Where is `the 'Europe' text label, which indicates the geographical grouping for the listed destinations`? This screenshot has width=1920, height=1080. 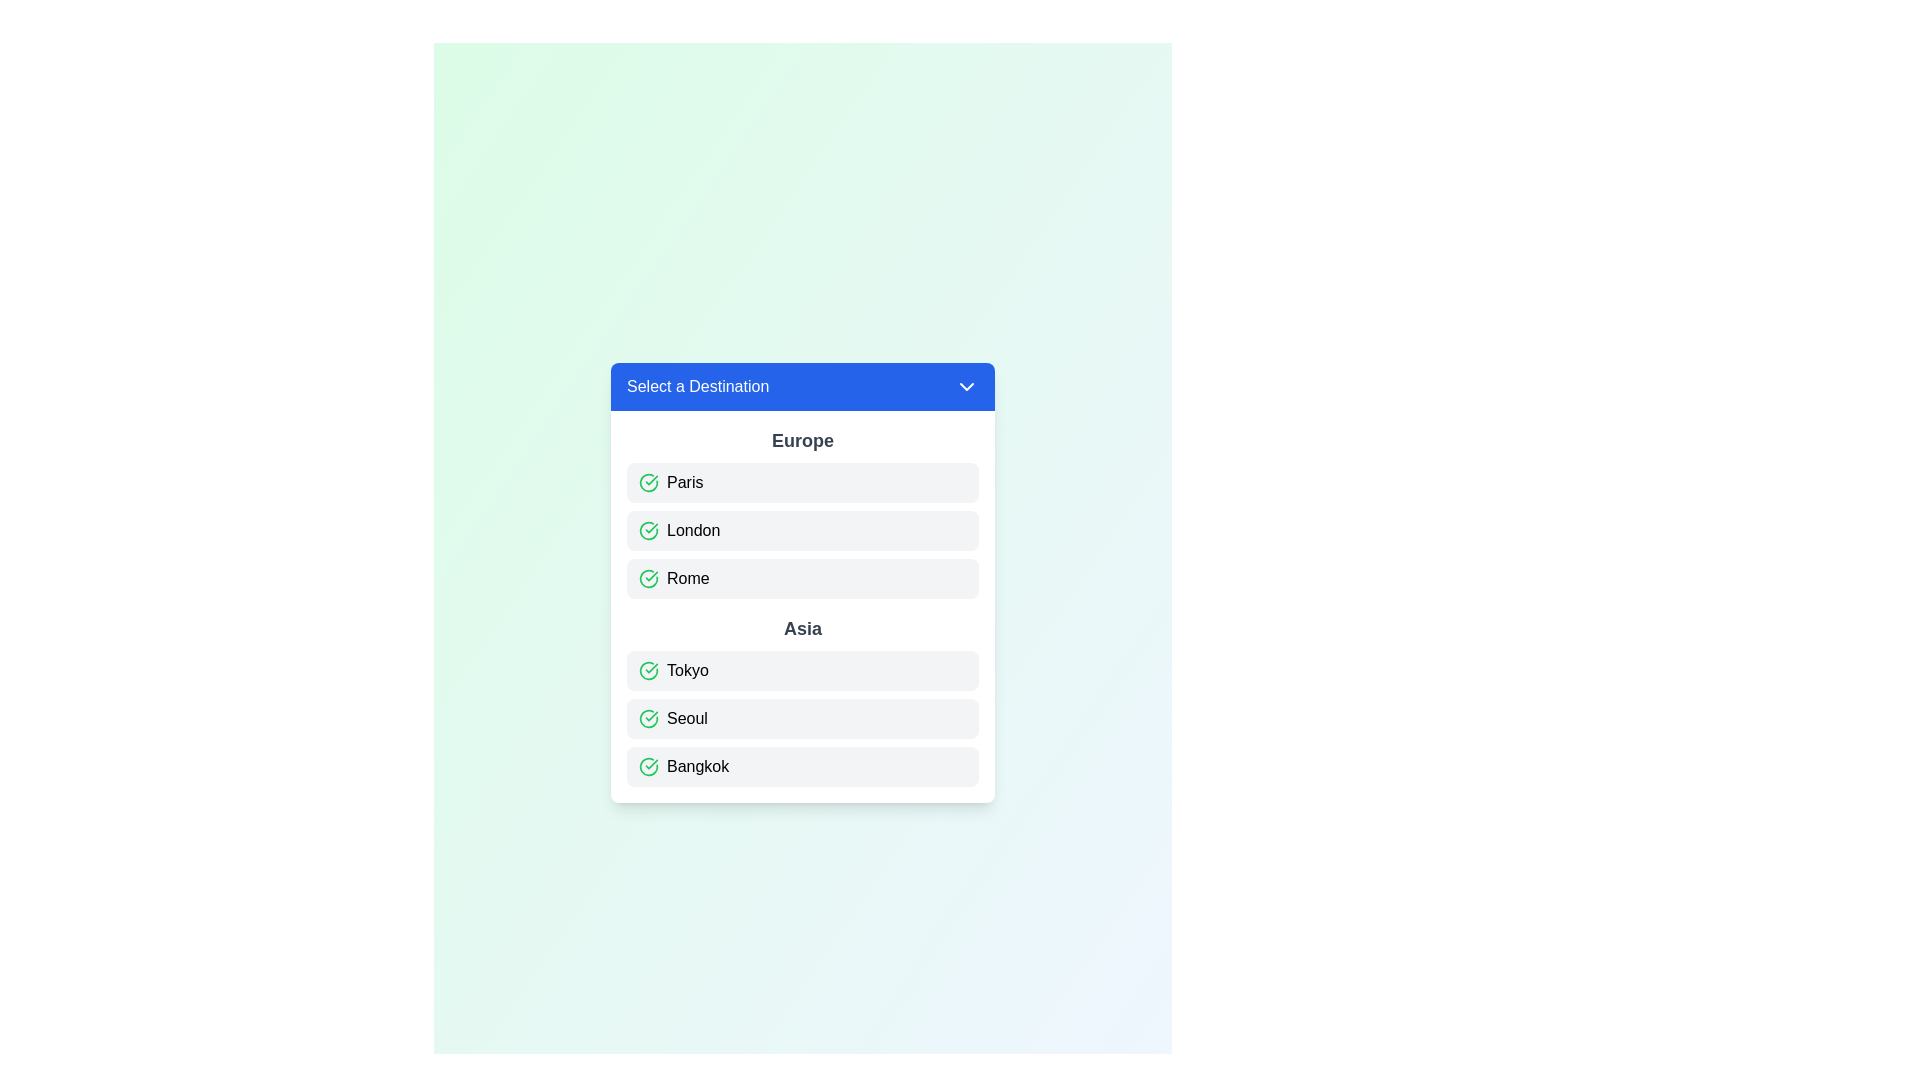 the 'Europe' text label, which indicates the geographical grouping for the listed destinations is located at coordinates (802, 439).